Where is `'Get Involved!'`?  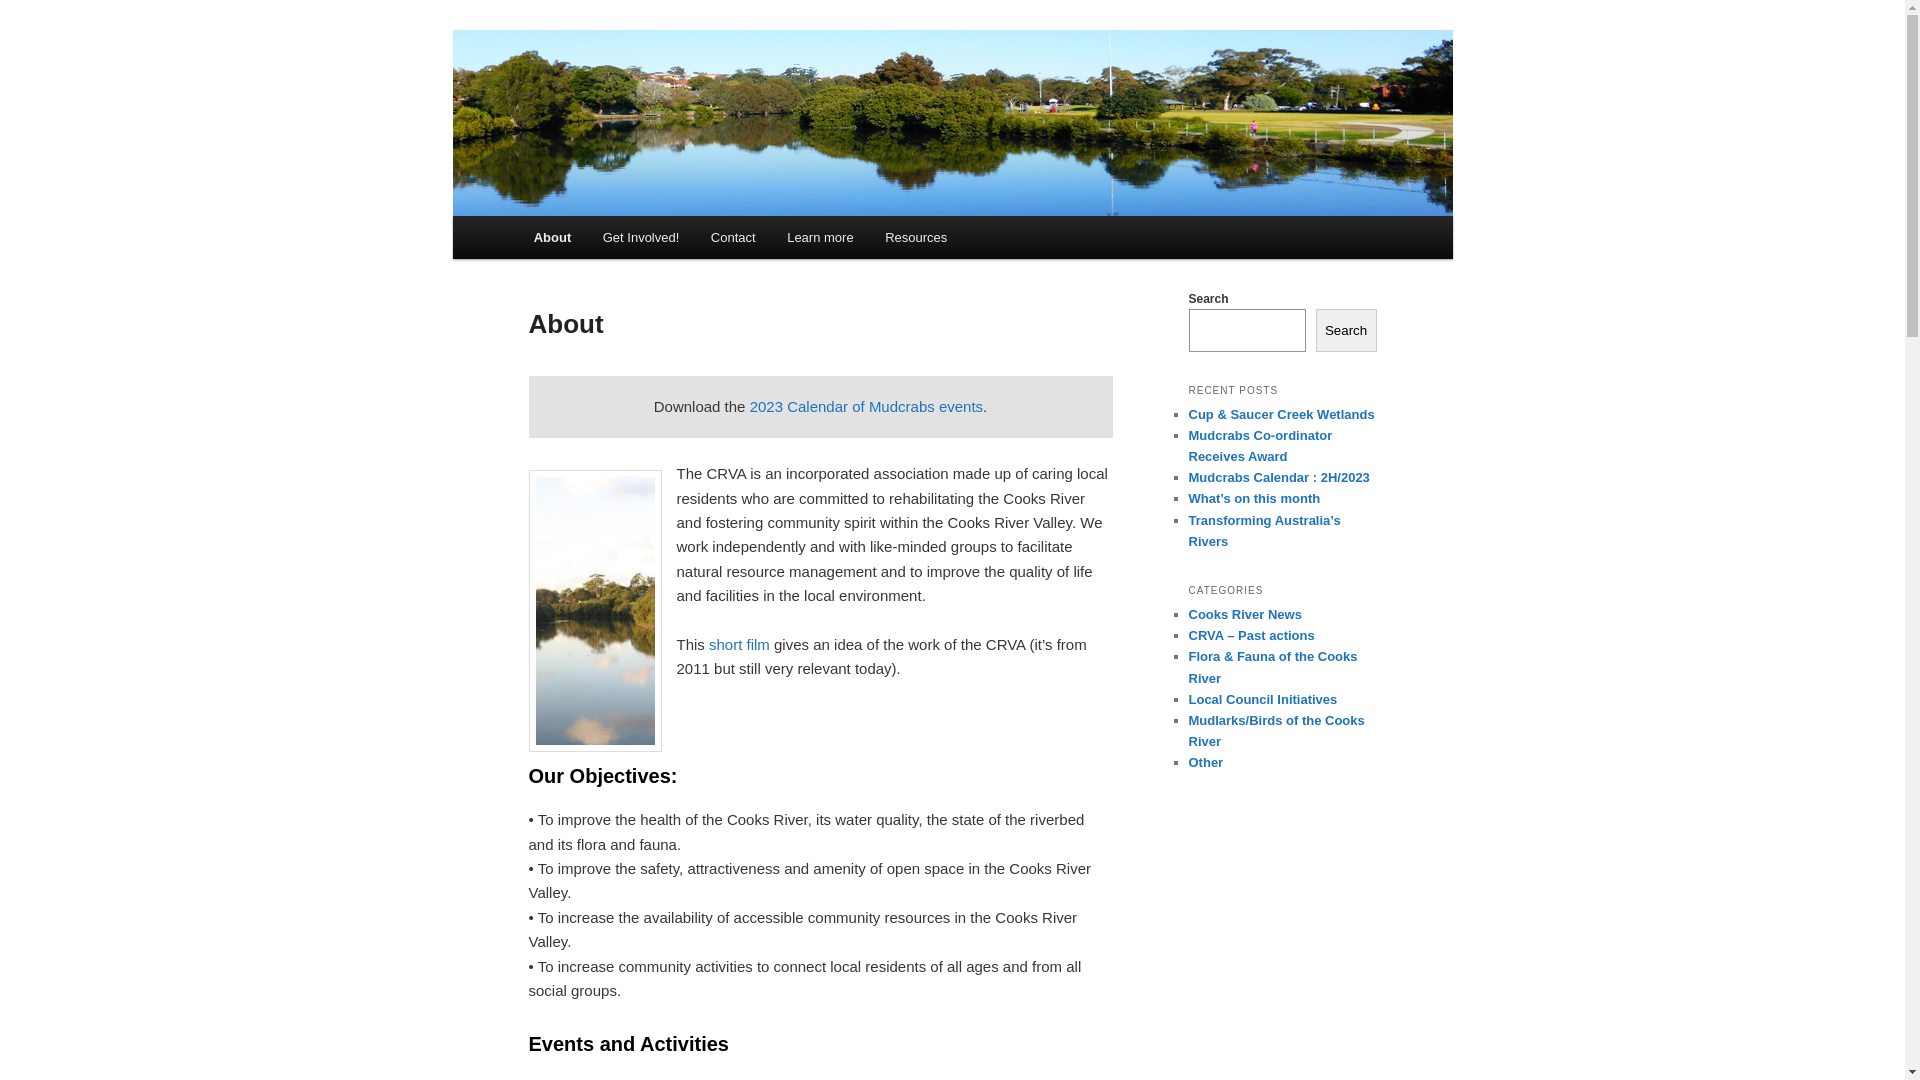
'Get Involved!' is located at coordinates (641, 236).